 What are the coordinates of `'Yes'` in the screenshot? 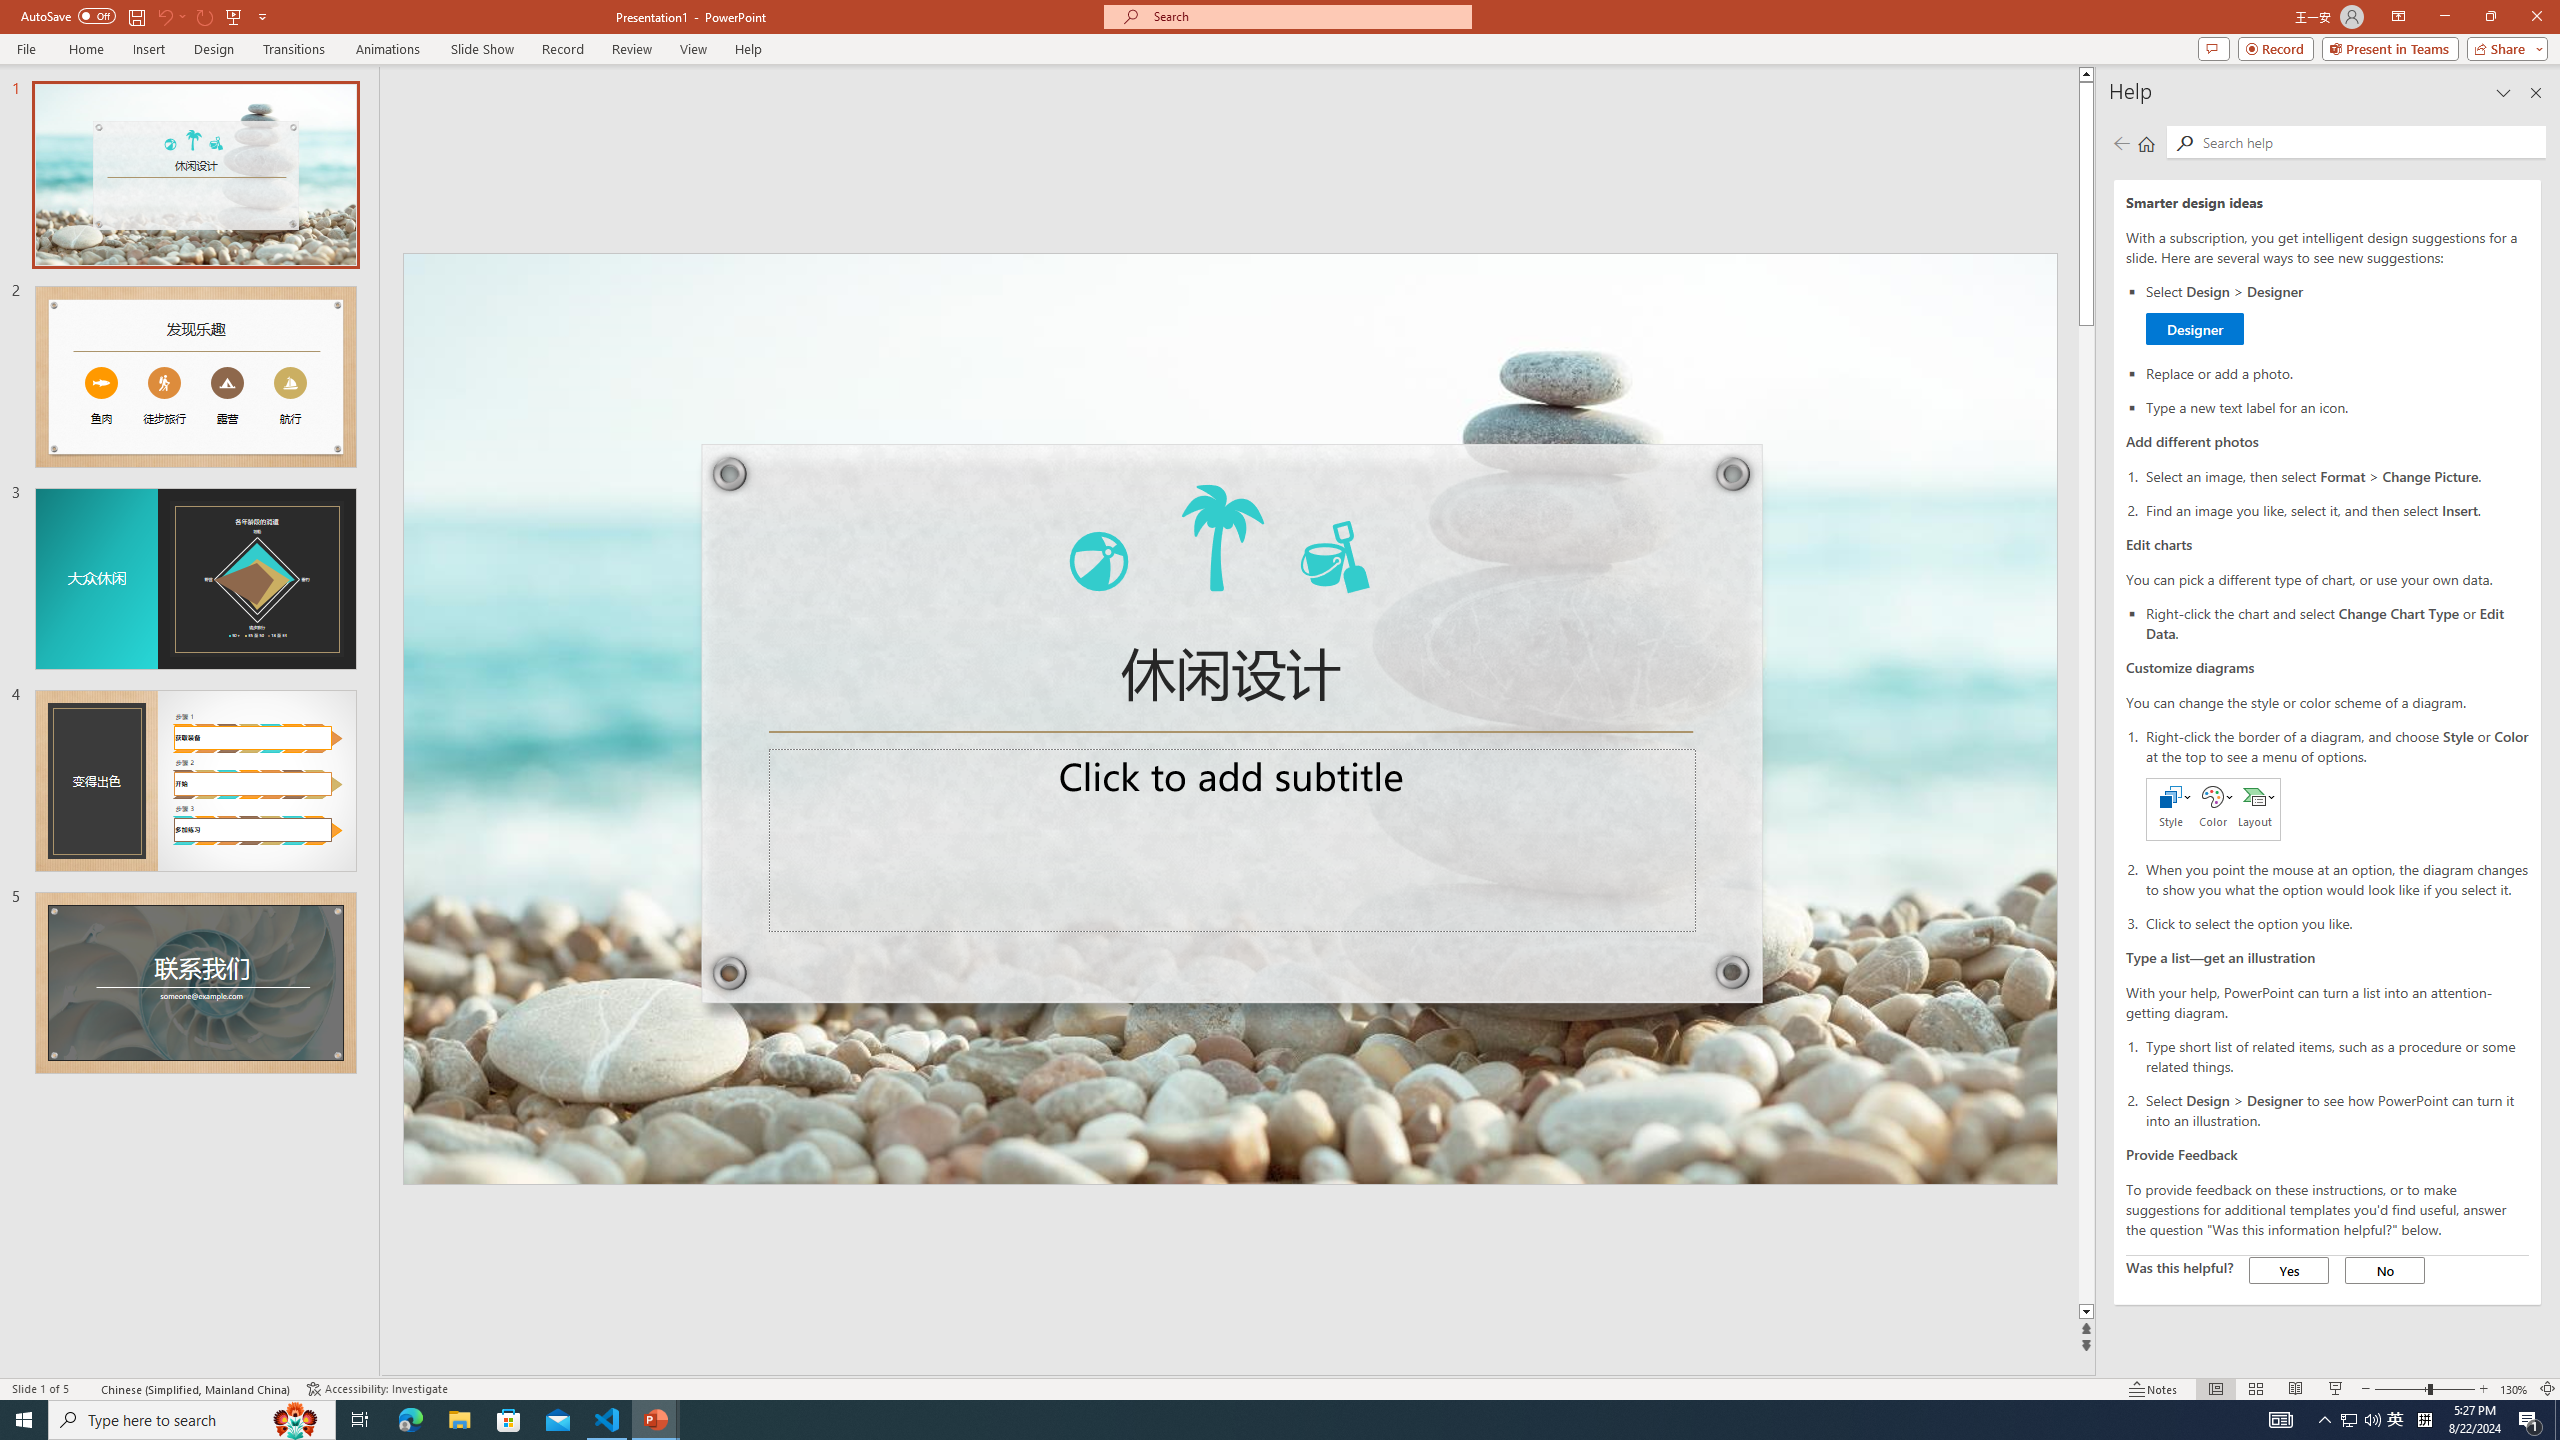 It's located at (2288, 1269).